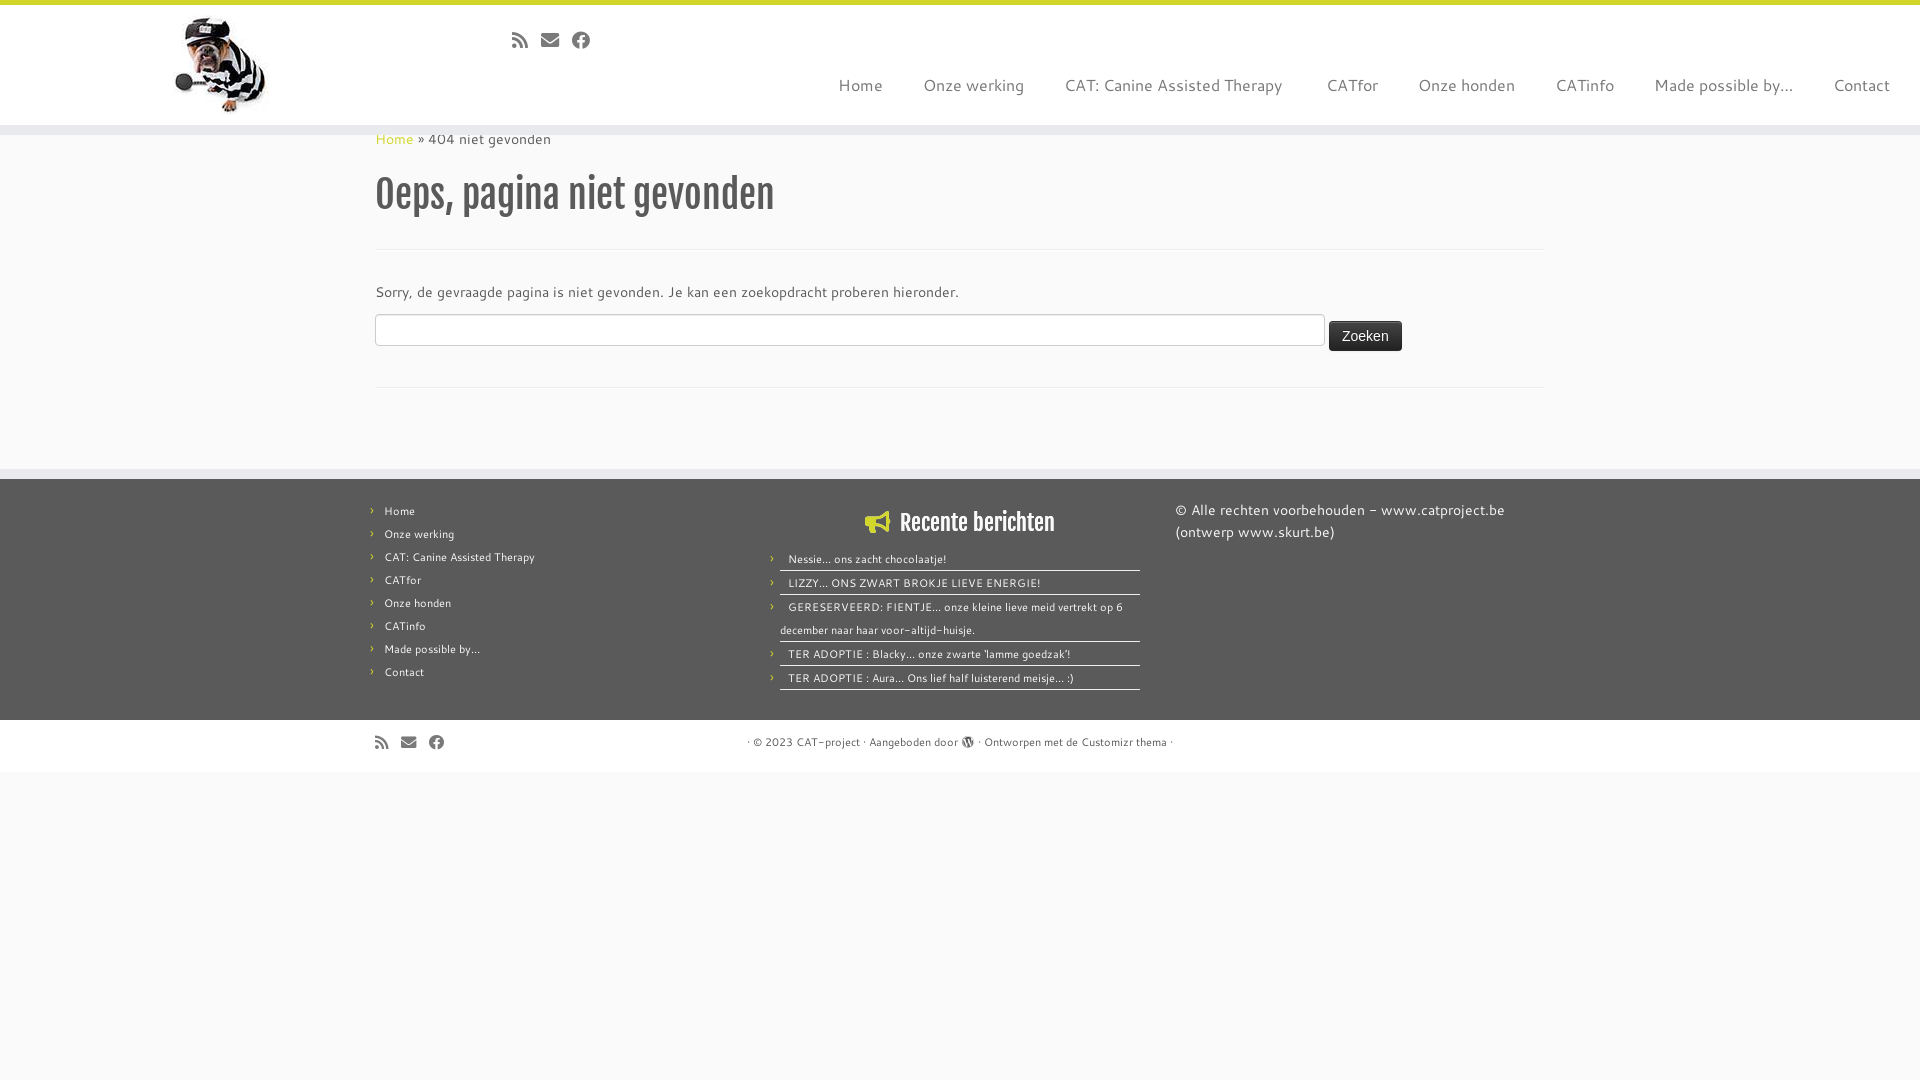  What do you see at coordinates (427, 742) in the screenshot?
I see `'Volg mij op Facebook'` at bounding box center [427, 742].